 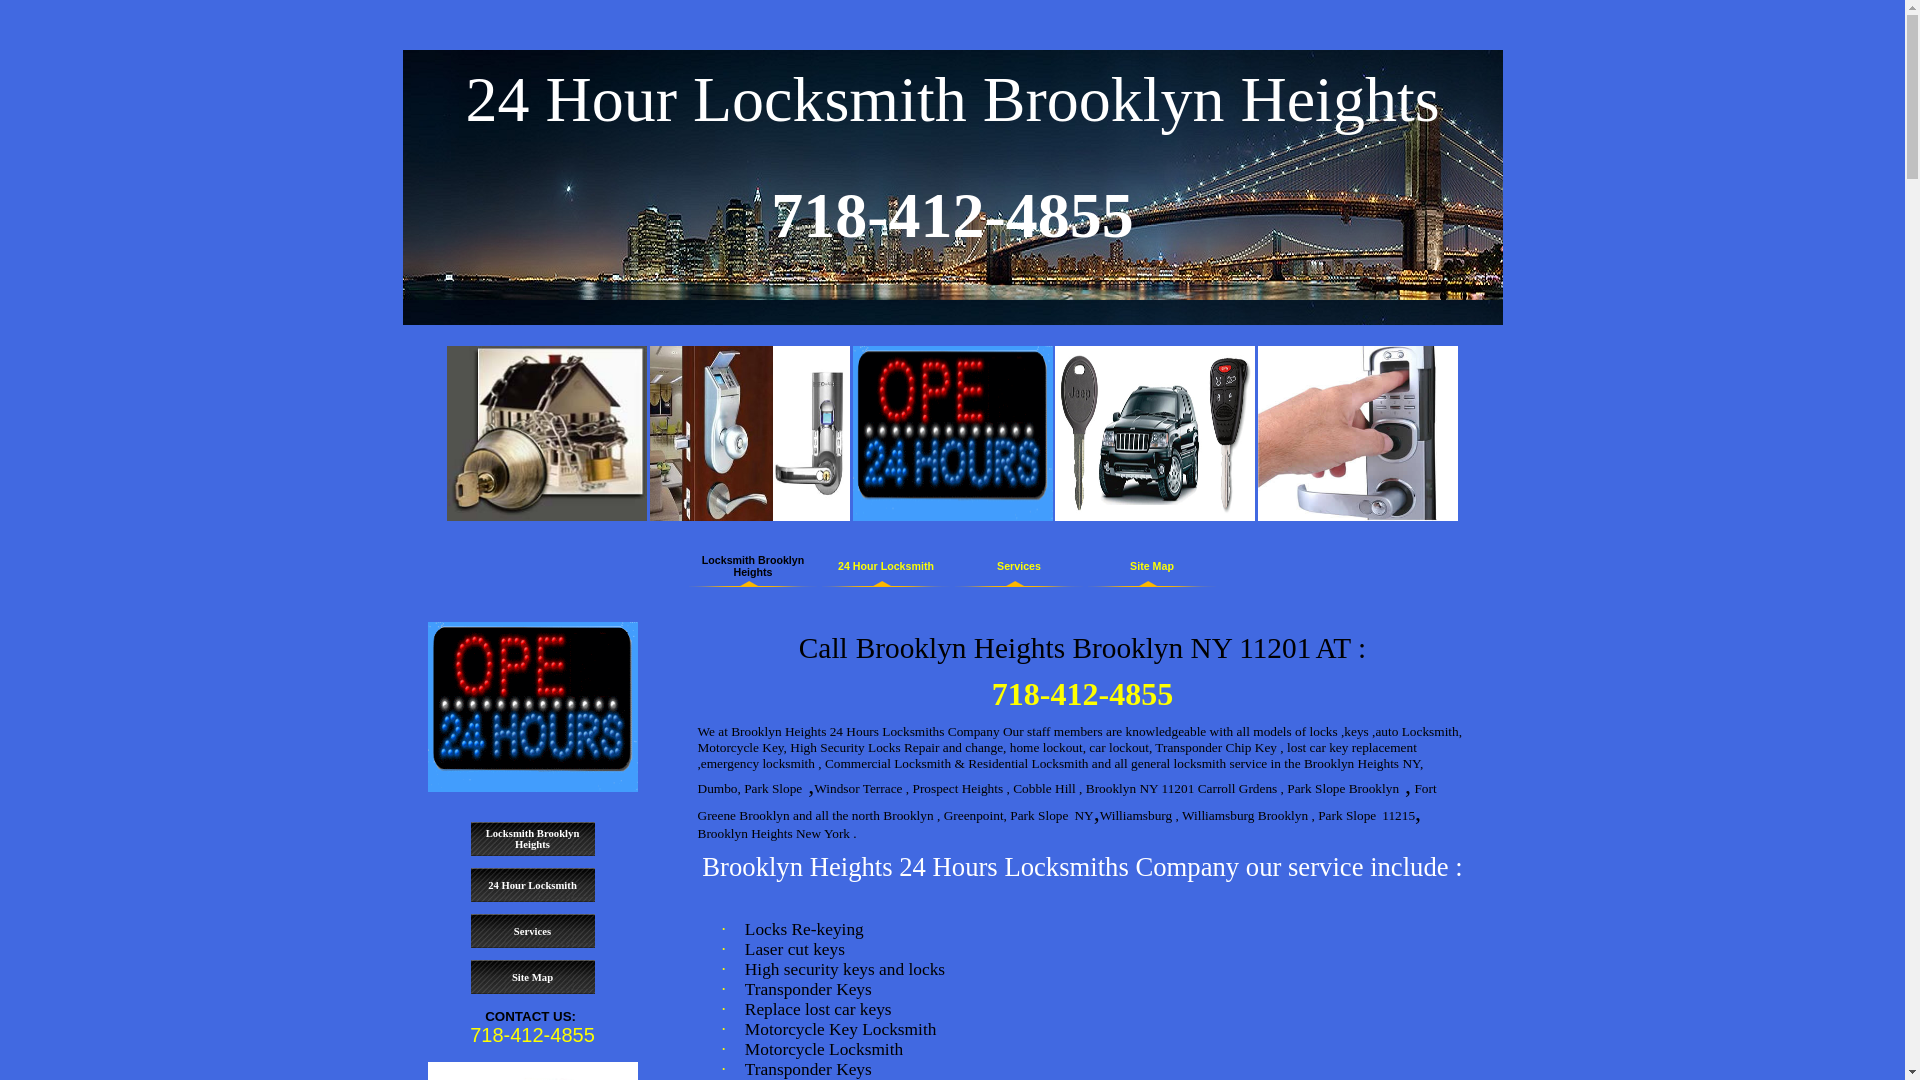 What do you see at coordinates (469, 976) in the screenshot?
I see `'Site Map'` at bounding box center [469, 976].